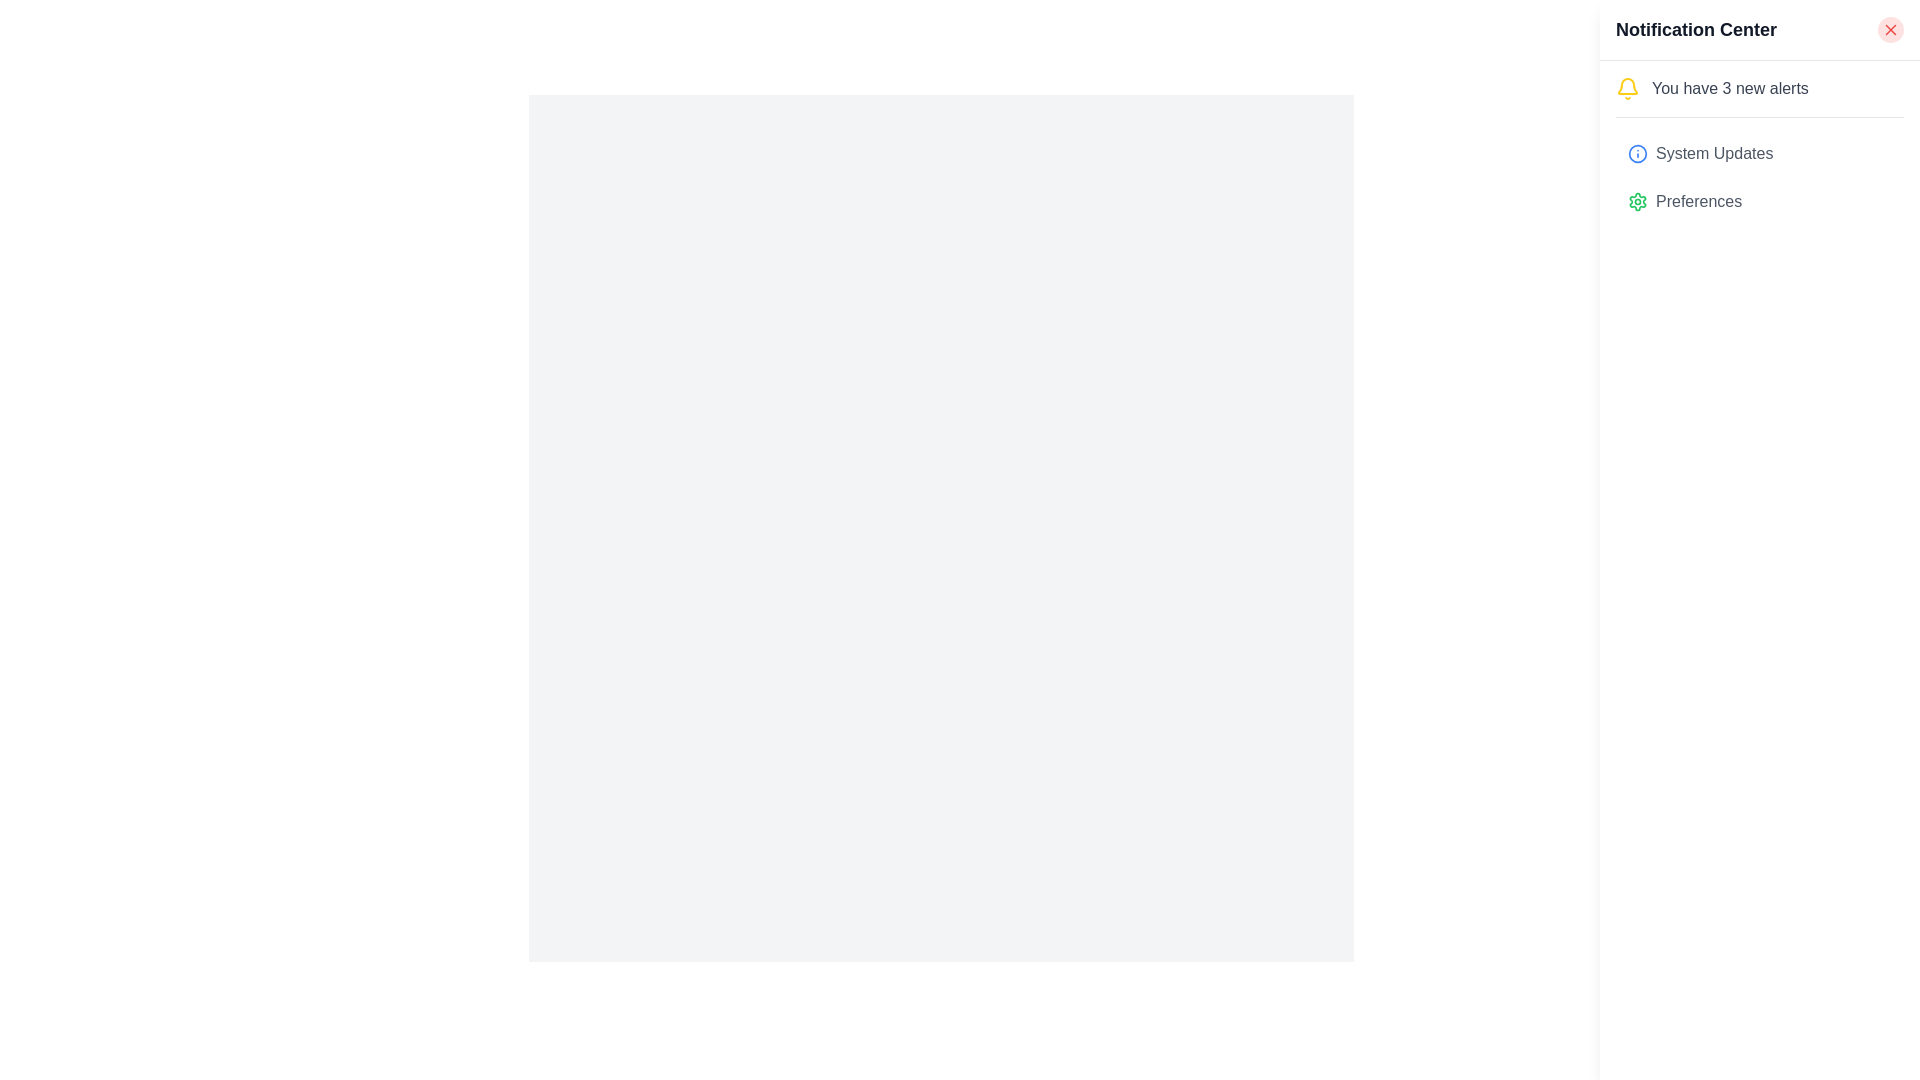 Image resolution: width=1920 pixels, height=1080 pixels. What do you see at coordinates (1637, 201) in the screenshot?
I see `the green gear-shaped icon located near the bottom-right corner of the Notification Center panel` at bounding box center [1637, 201].